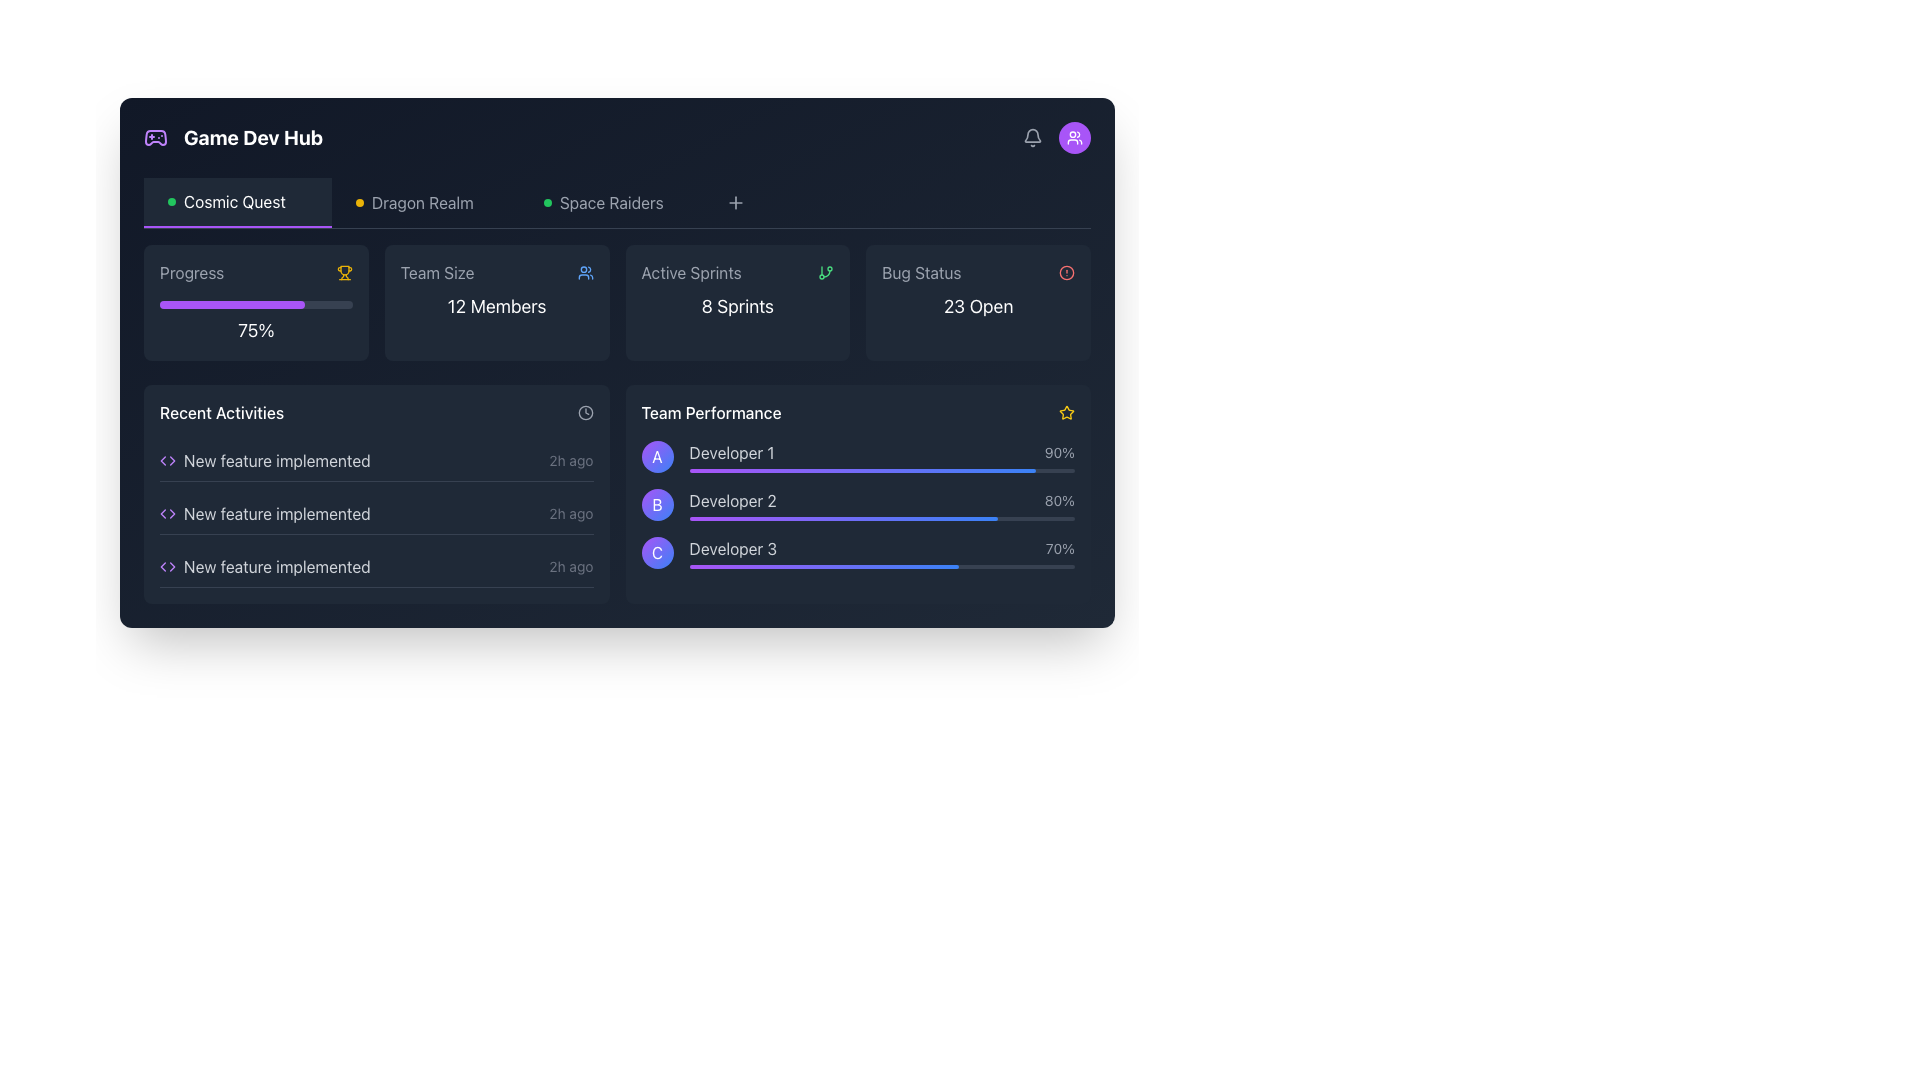 This screenshot has height=1080, width=1920. I want to click on the second entry in the 'Recent Activities' section, so click(376, 513).